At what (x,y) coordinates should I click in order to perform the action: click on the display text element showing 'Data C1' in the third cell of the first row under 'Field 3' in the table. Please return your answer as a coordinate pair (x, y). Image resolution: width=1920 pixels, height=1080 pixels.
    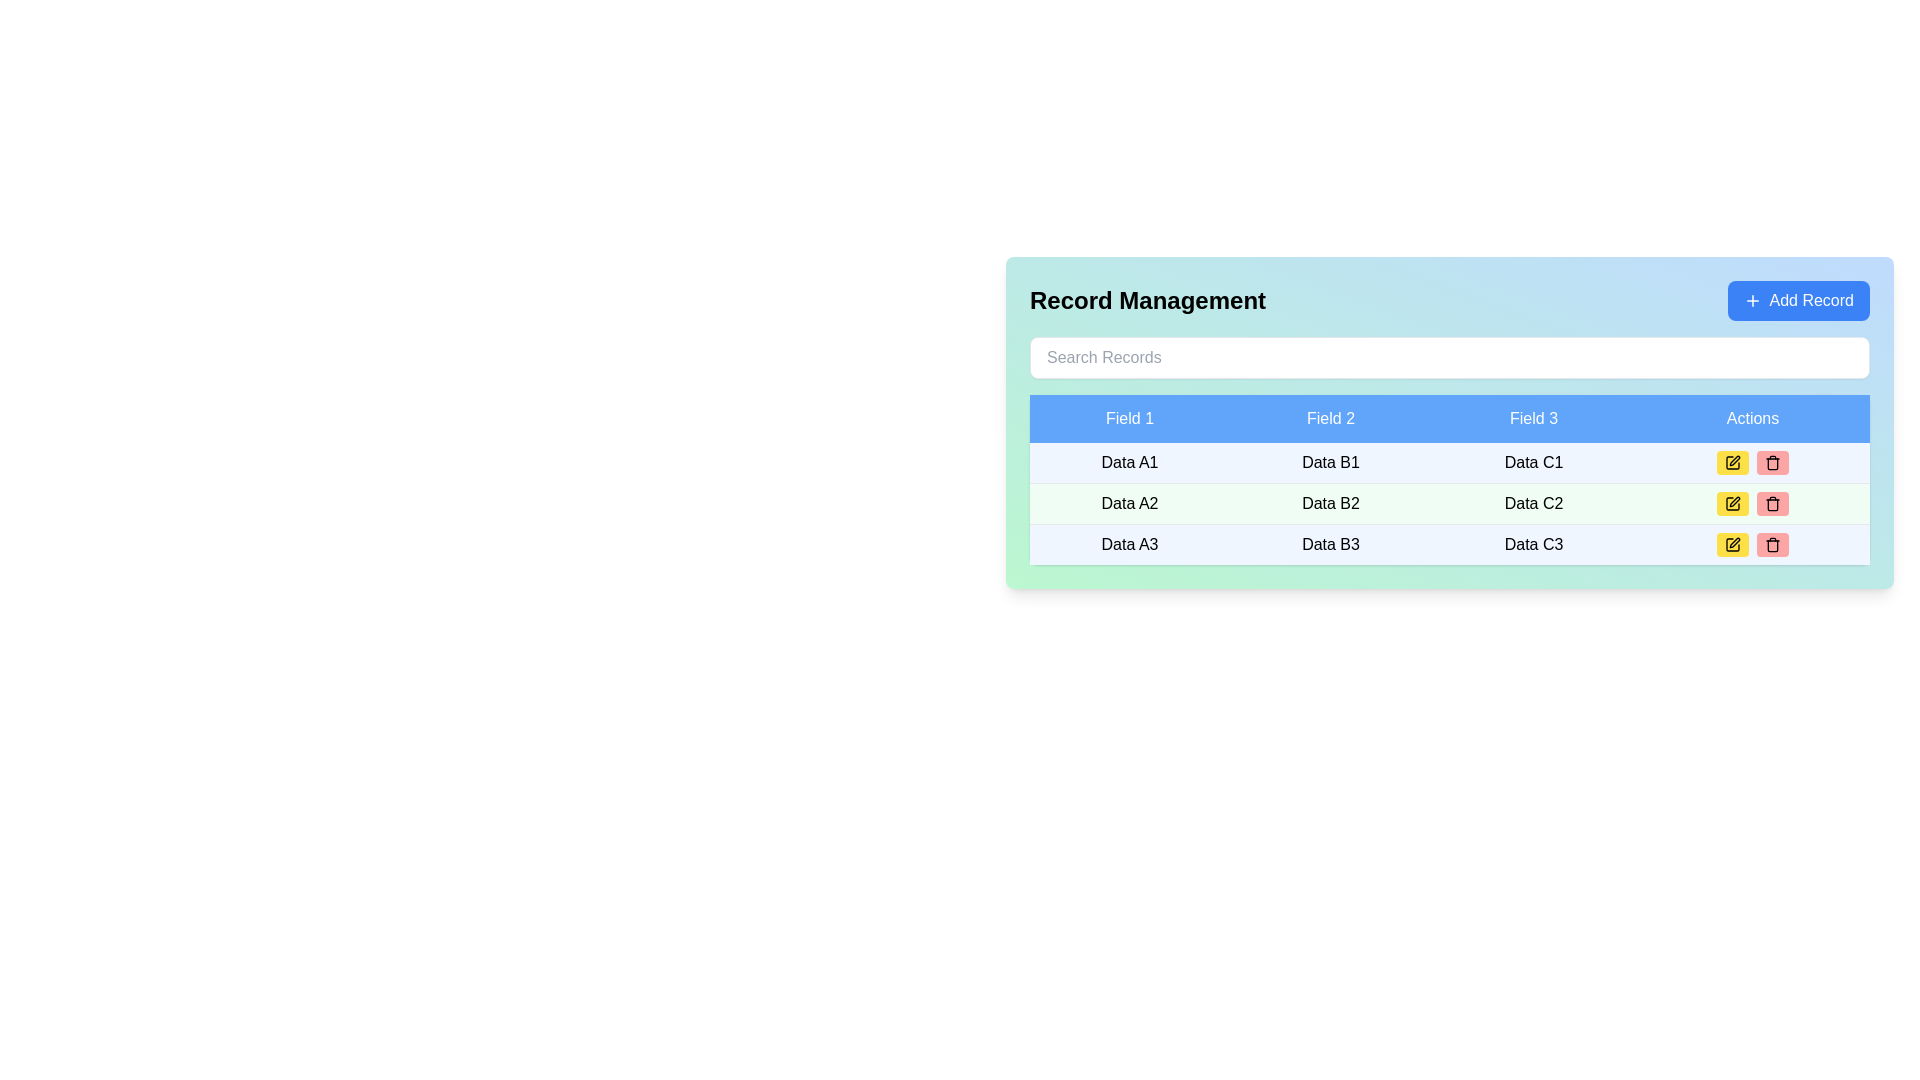
    Looking at the image, I should click on (1533, 463).